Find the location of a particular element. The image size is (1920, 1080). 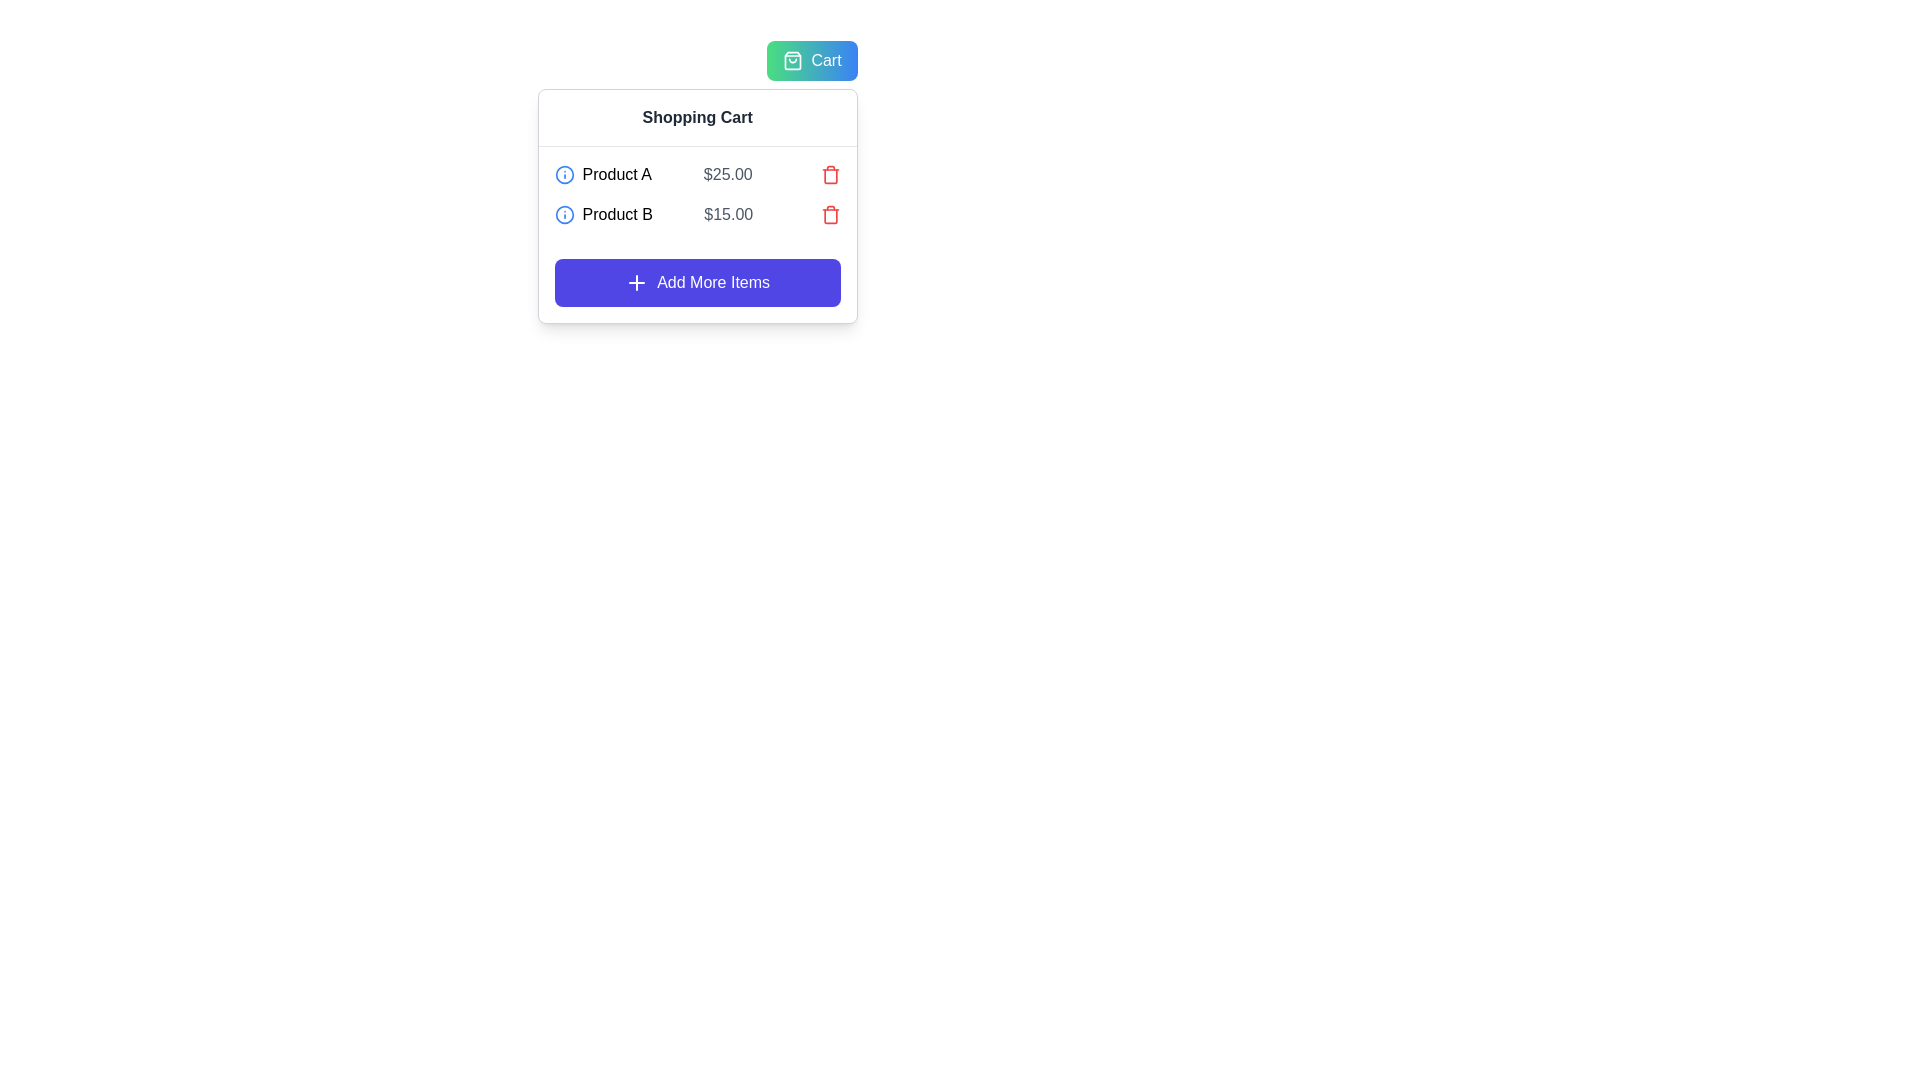

the trash bin icon located at the far right side of the row displaying details for Product B in the shopping cart is located at coordinates (830, 215).